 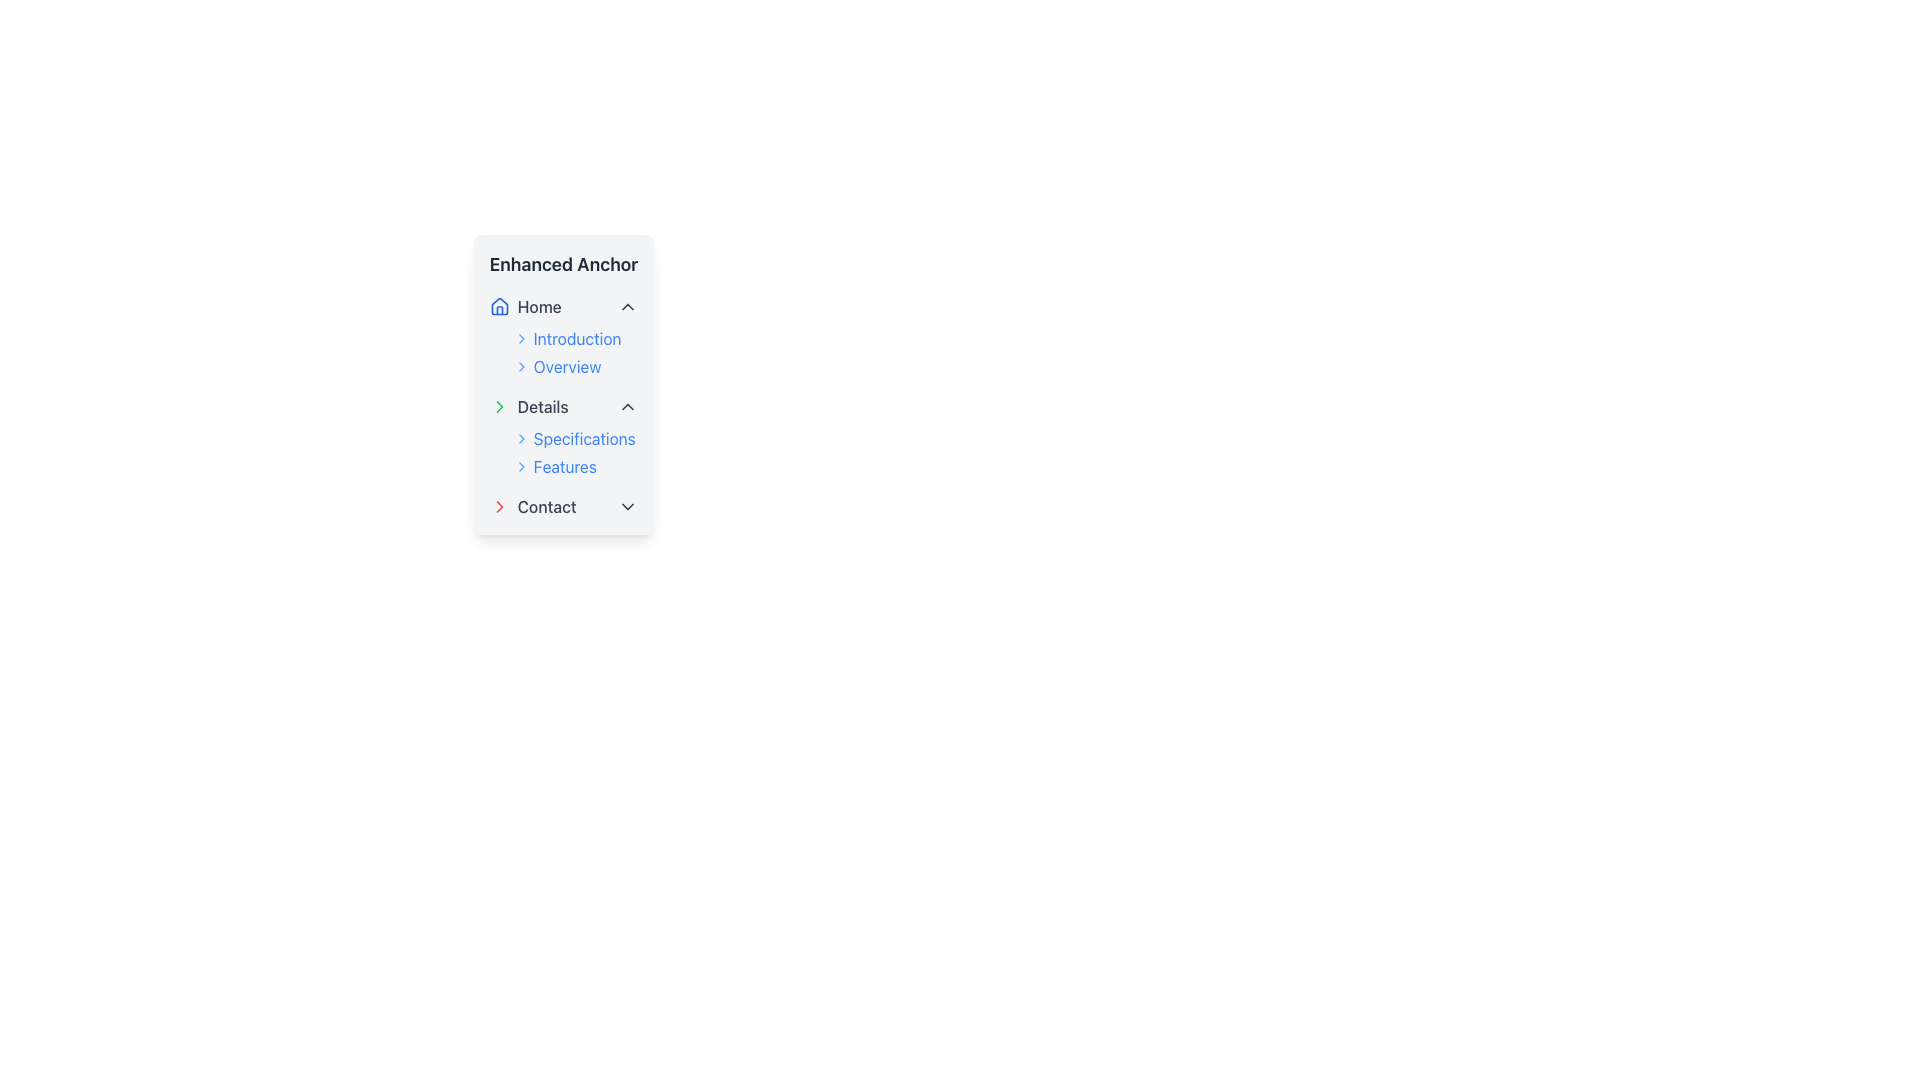 What do you see at coordinates (627, 505) in the screenshot?
I see `the toggle indicator icon located directly to the right of the 'Contact' text in the navigation panel` at bounding box center [627, 505].